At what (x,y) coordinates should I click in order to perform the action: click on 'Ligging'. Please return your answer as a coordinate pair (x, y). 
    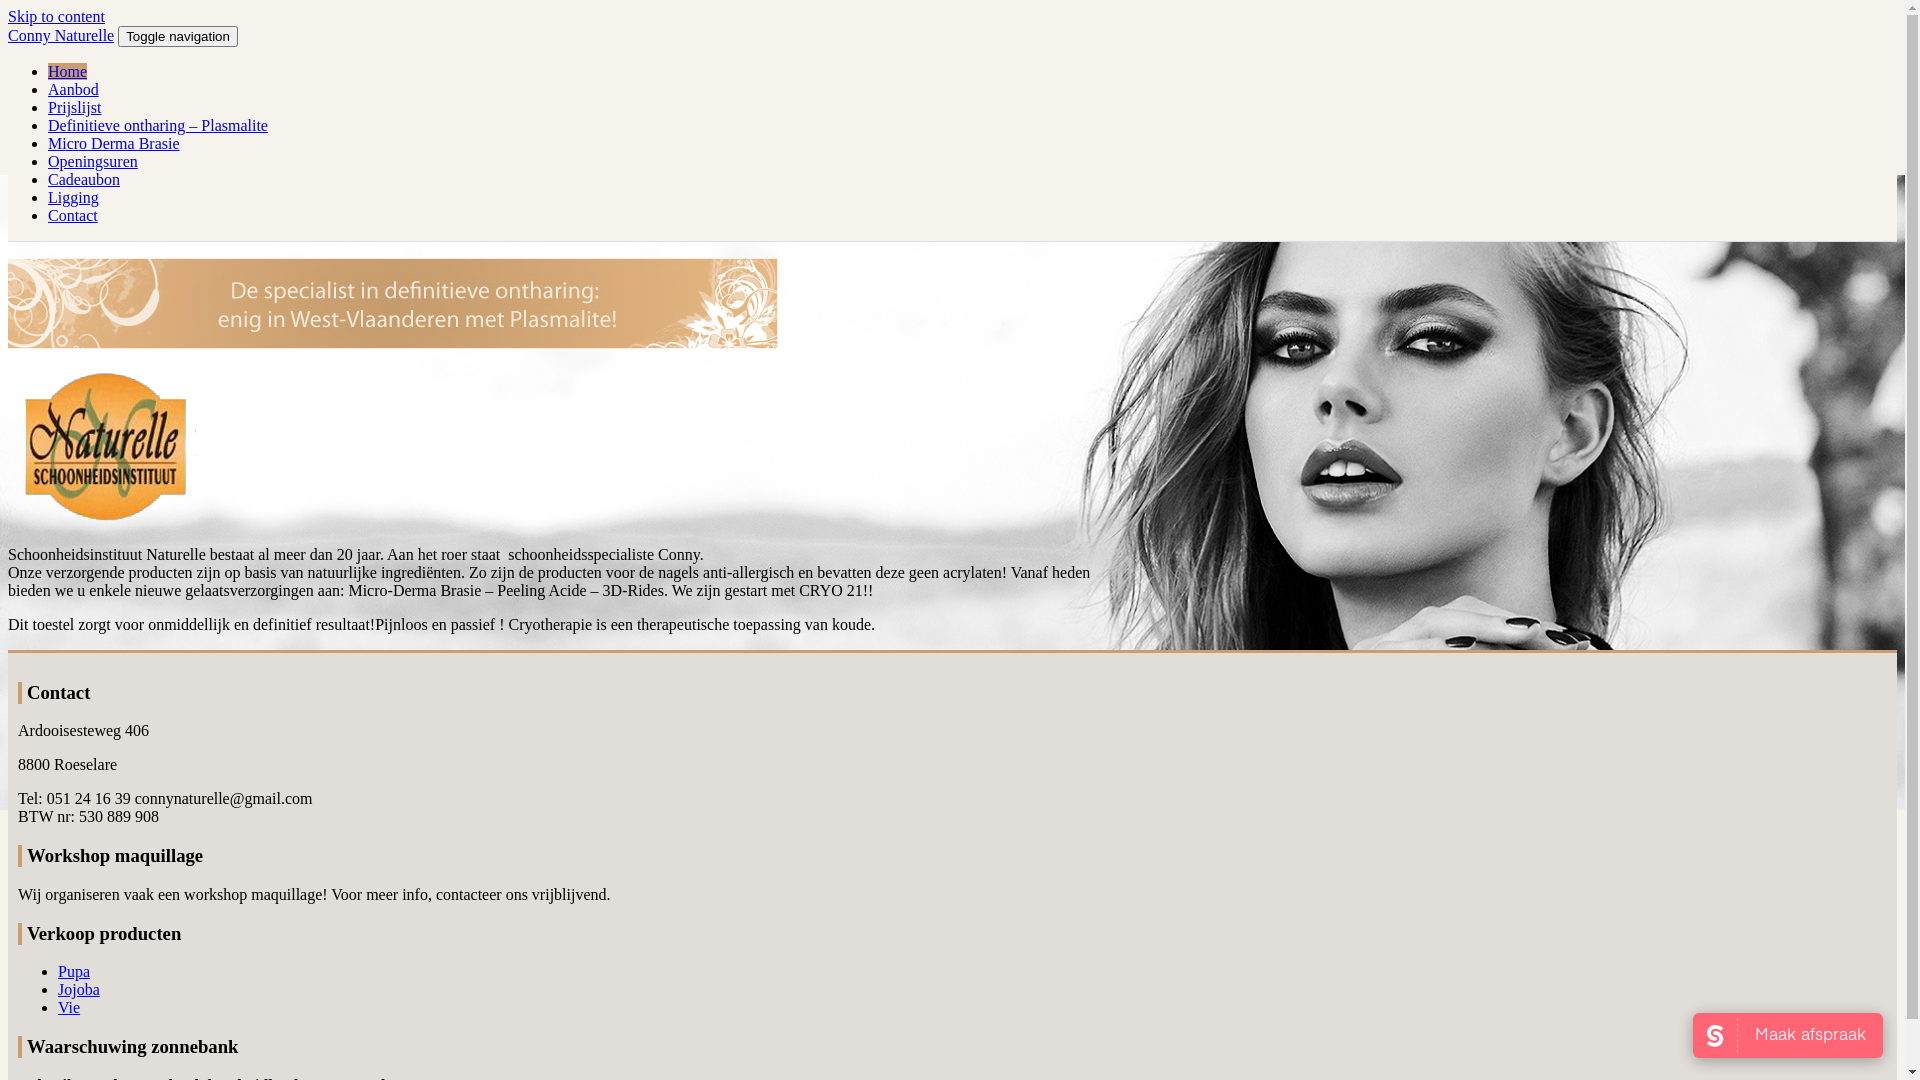
    Looking at the image, I should click on (73, 197).